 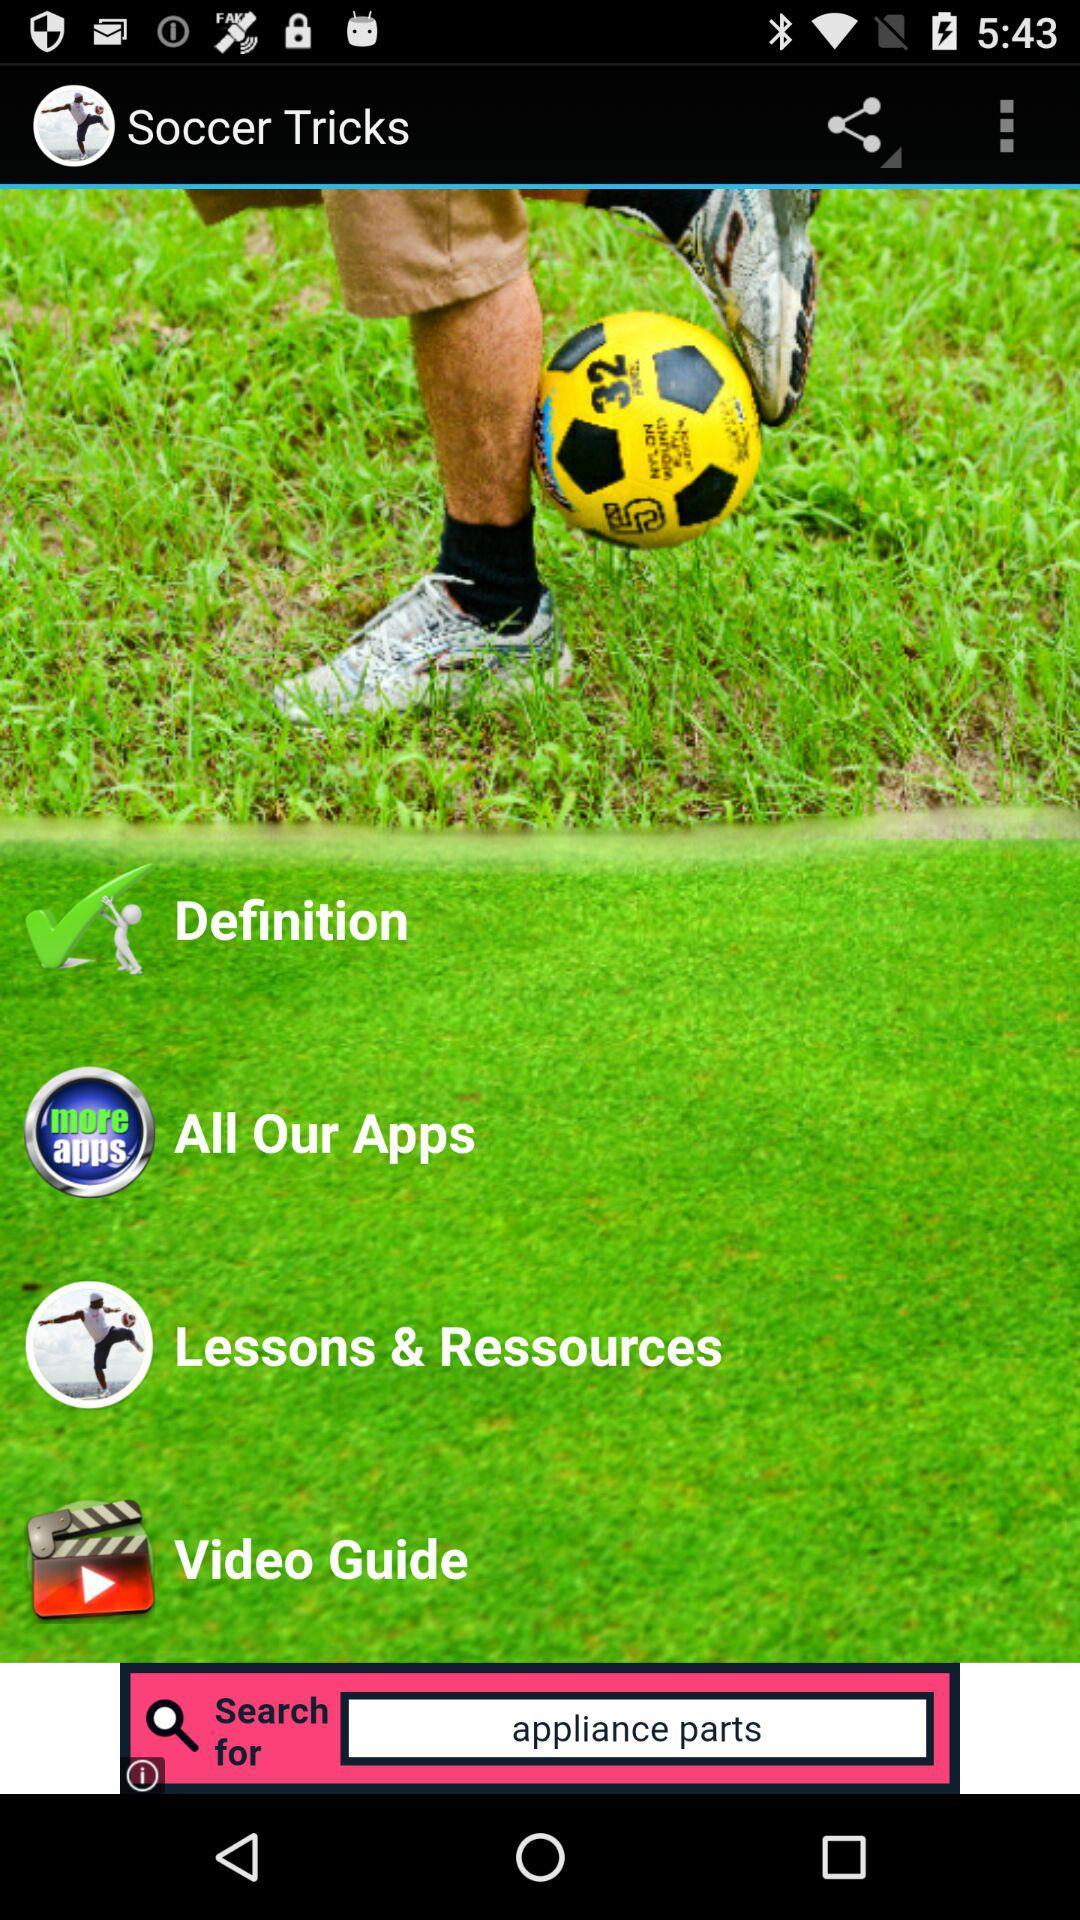 I want to click on the lessons & ressources item, so click(x=613, y=1344).